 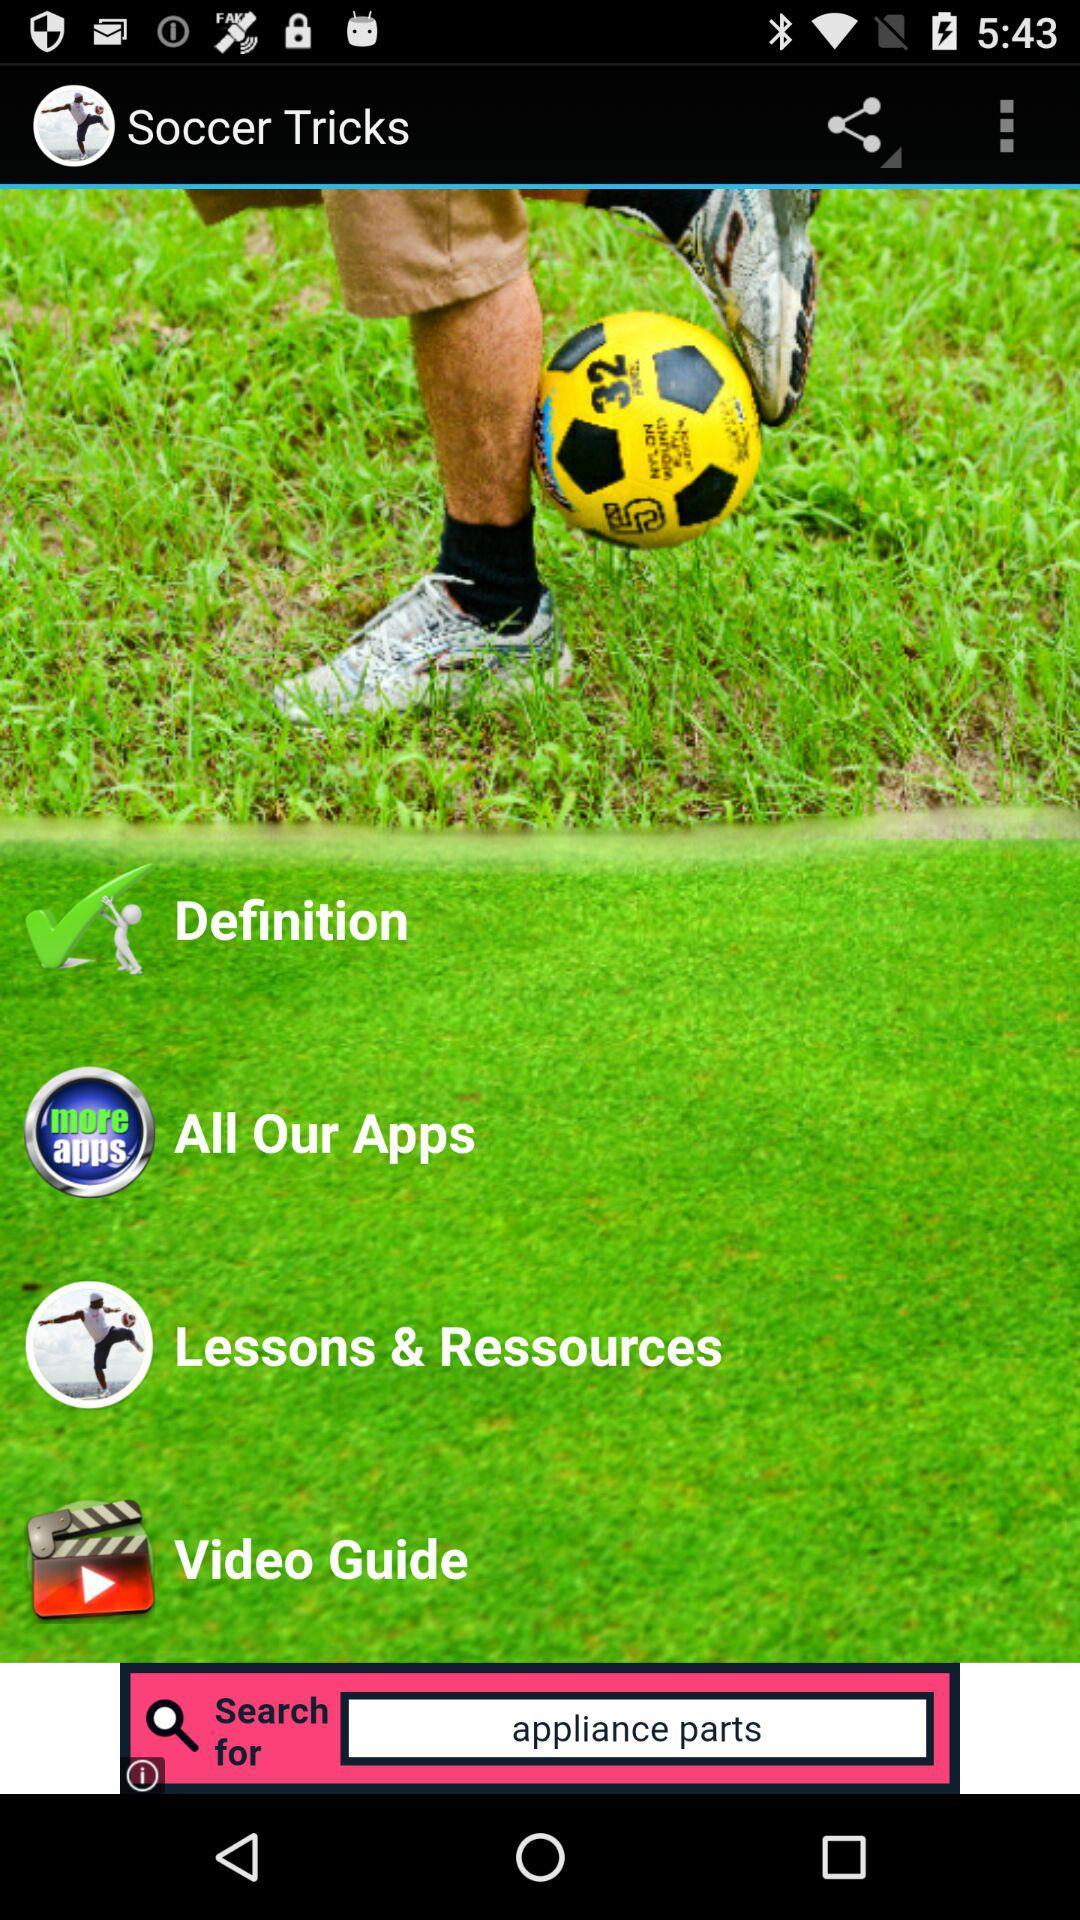 I want to click on the lessons & ressources item, so click(x=613, y=1344).